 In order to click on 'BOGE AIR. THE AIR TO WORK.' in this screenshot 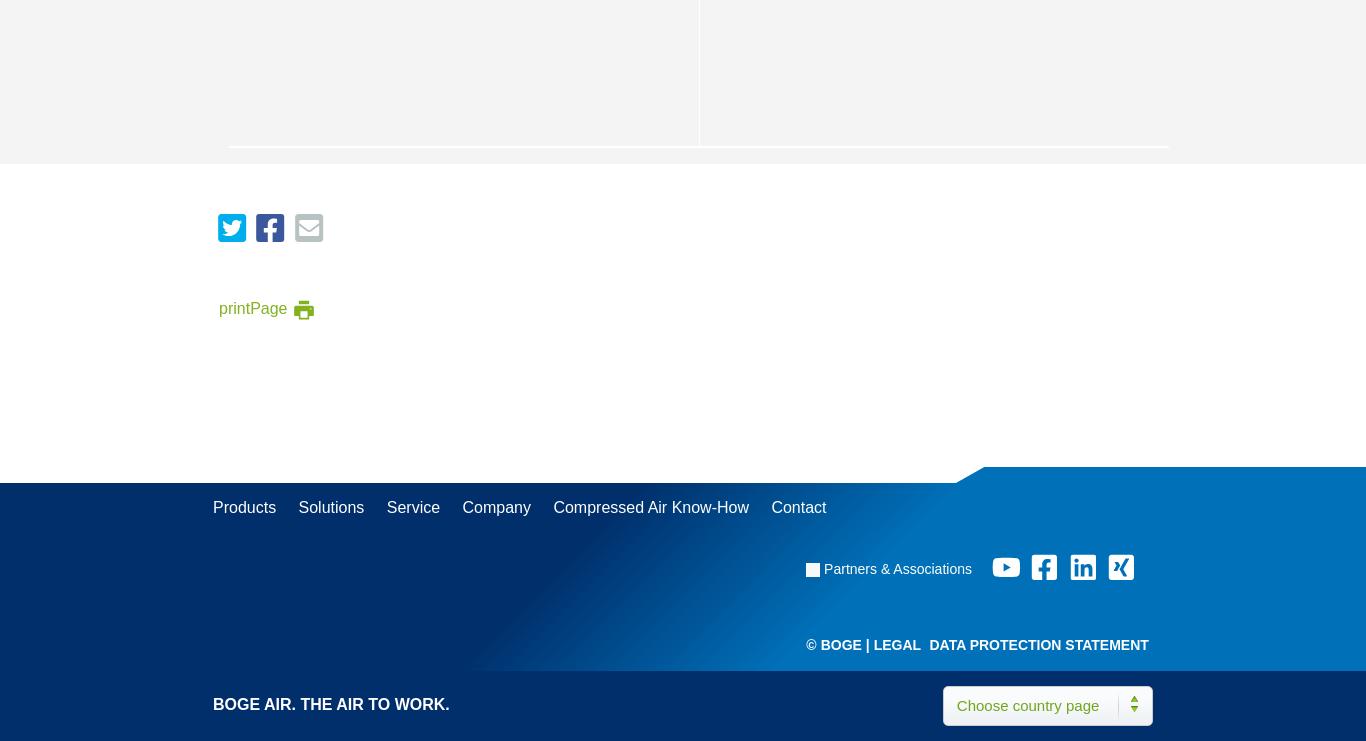, I will do `click(330, 703)`.